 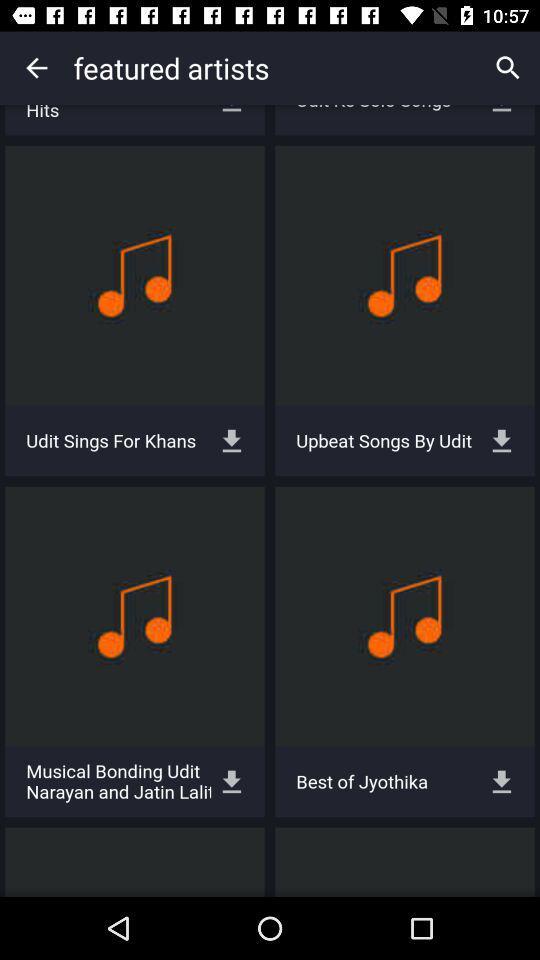 What do you see at coordinates (500, 440) in the screenshot?
I see `the button which is right to the upbeat songs by udit` at bounding box center [500, 440].